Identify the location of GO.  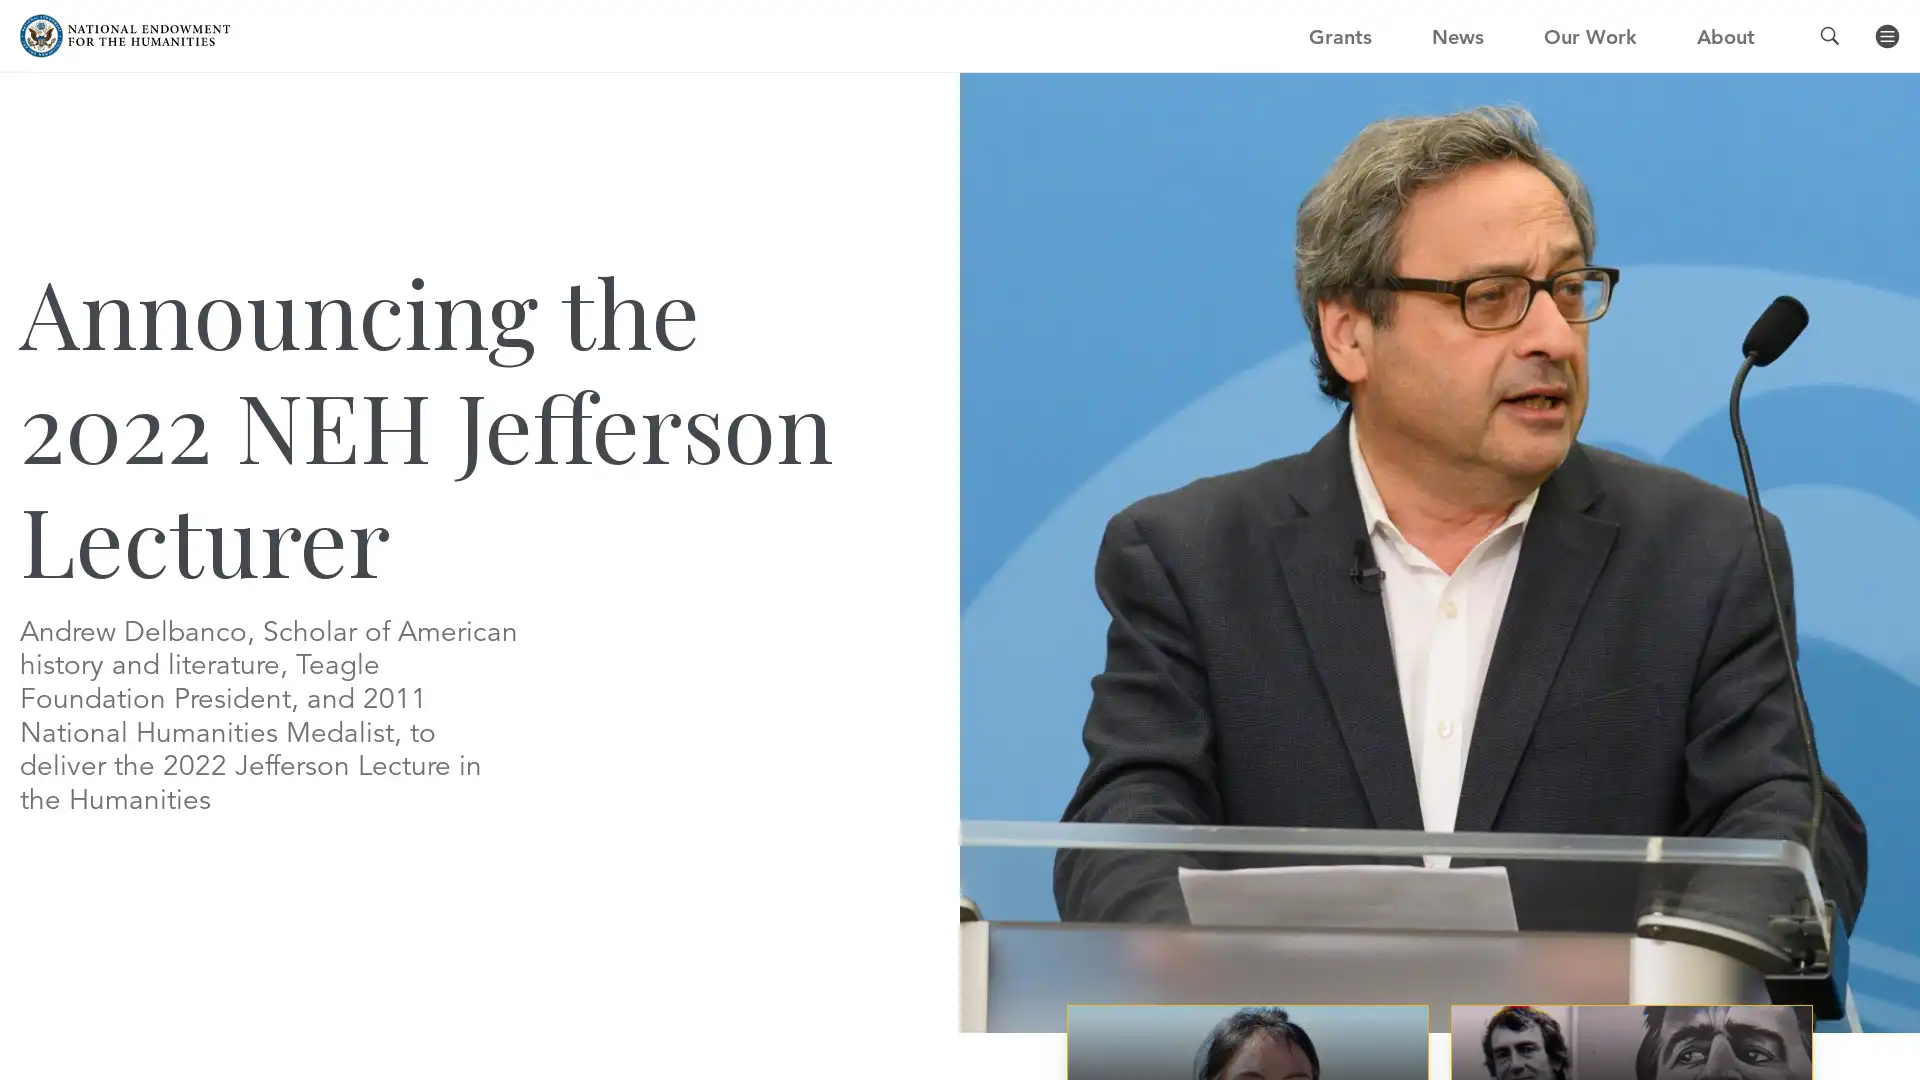
(1297, 65).